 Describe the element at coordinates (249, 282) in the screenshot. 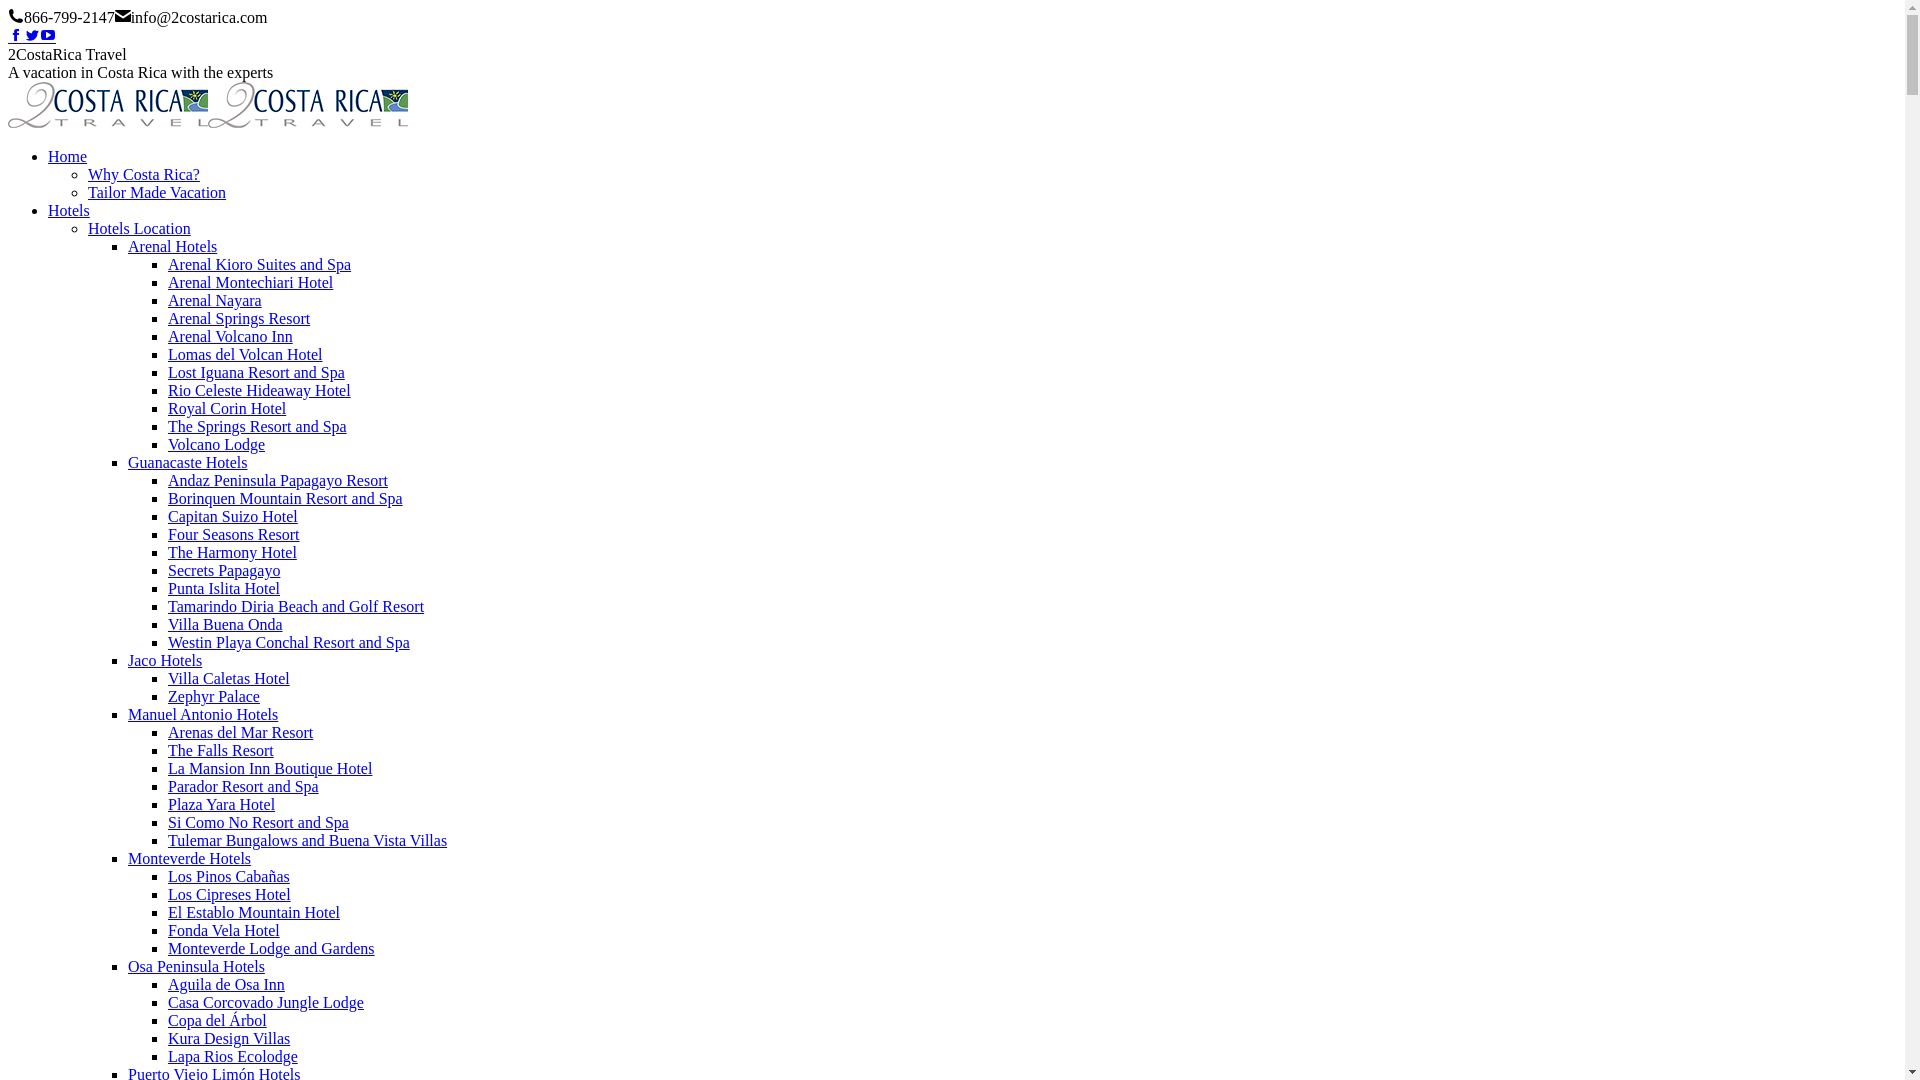

I see `'Arenal Montechiari Hotel'` at that location.